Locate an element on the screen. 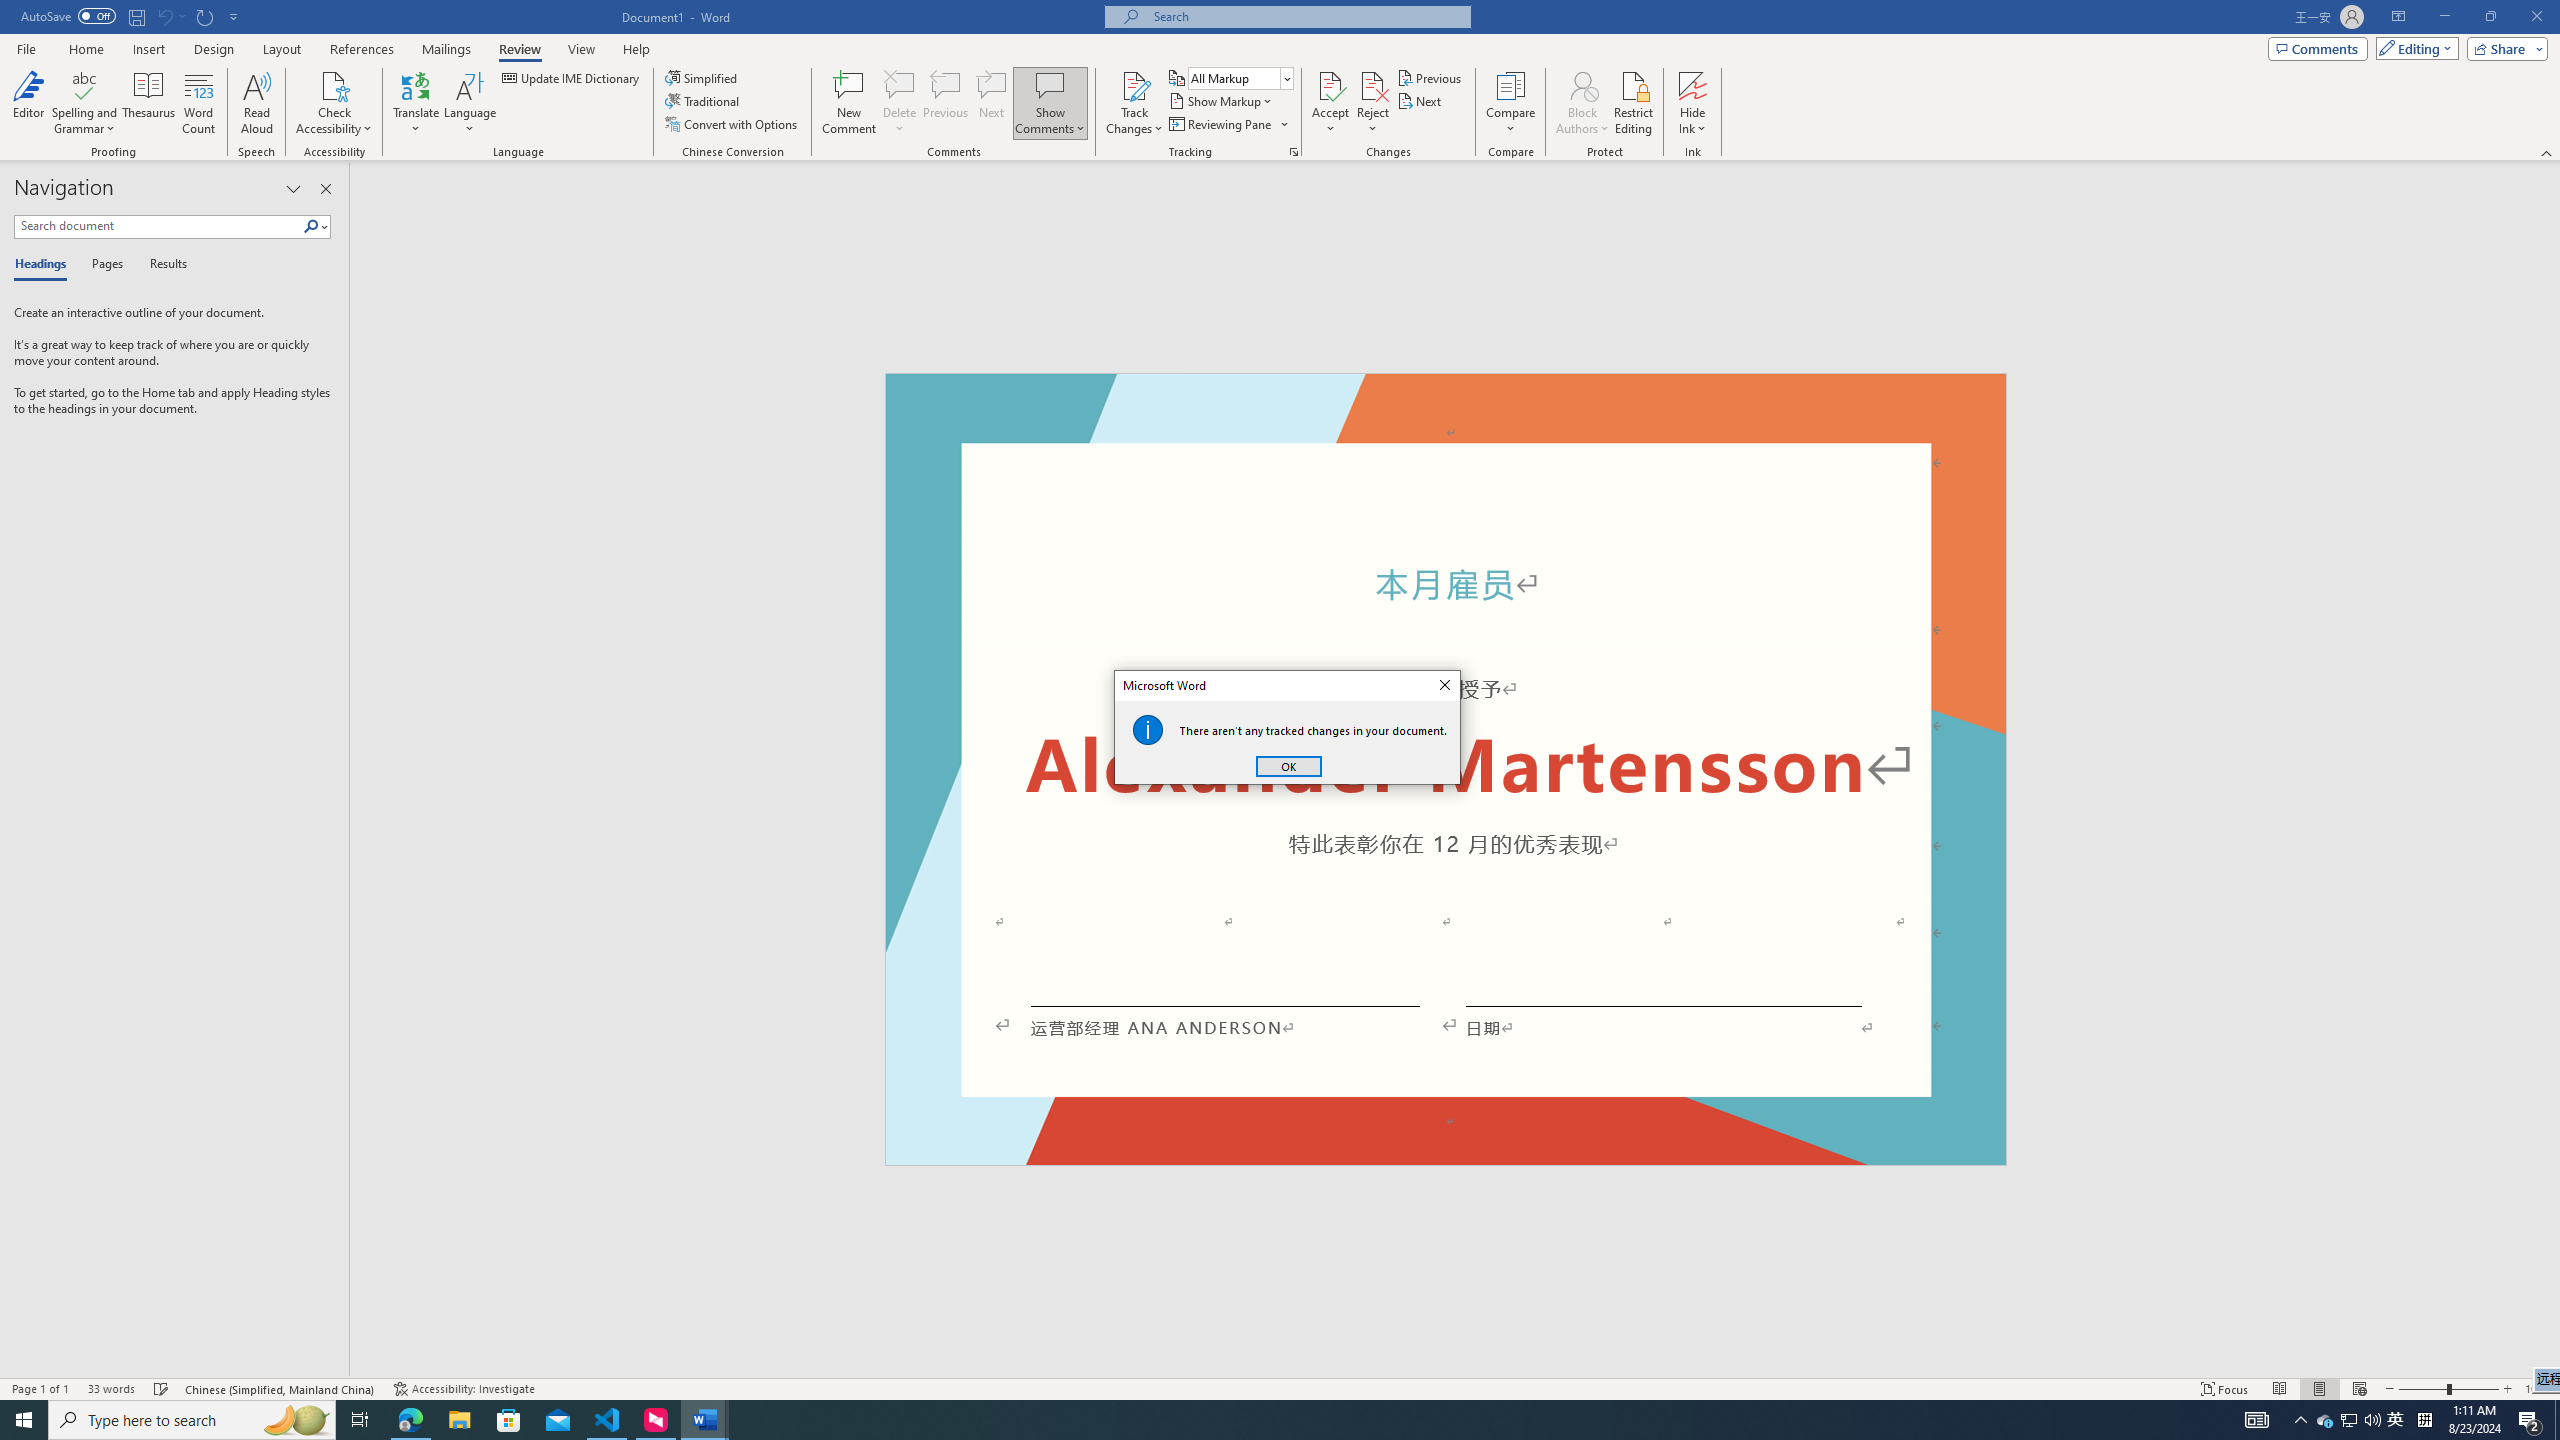  'Insert' is located at coordinates (147, 49).